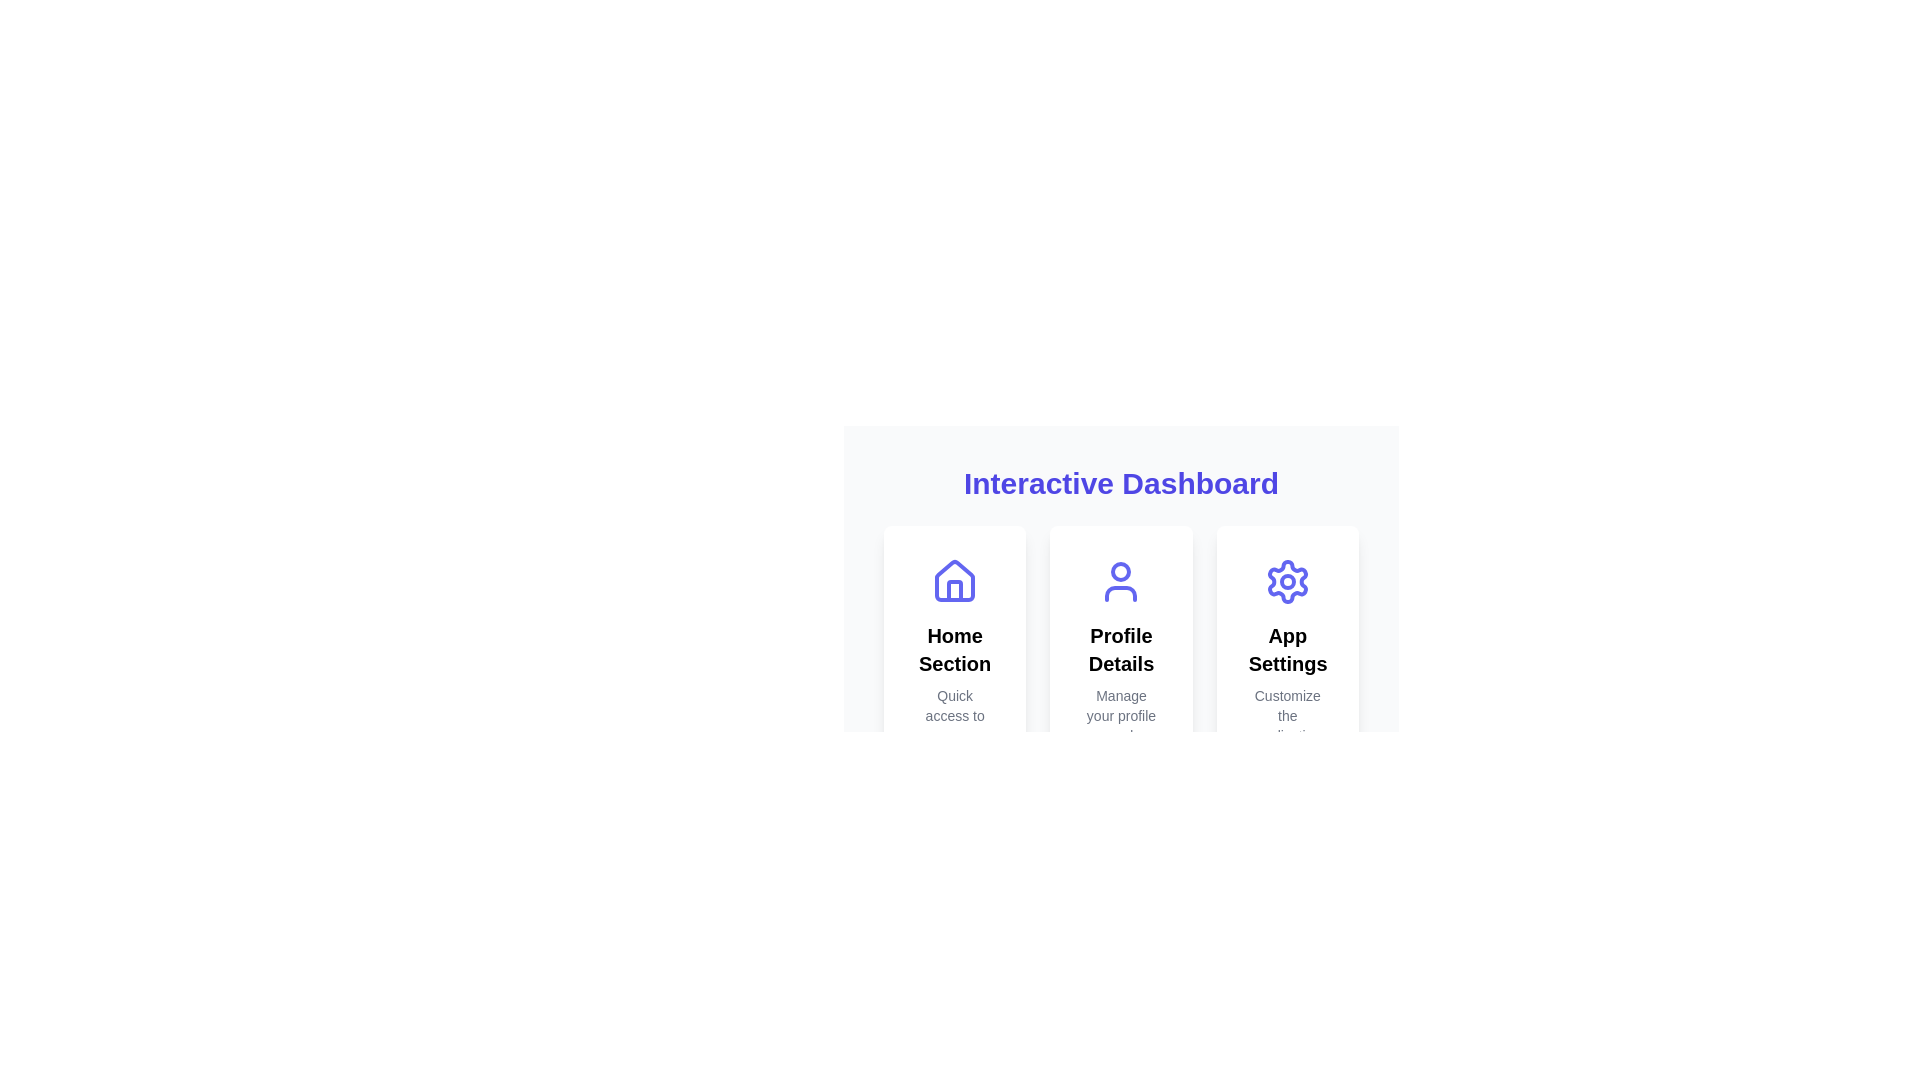  Describe the element at coordinates (1121, 650) in the screenshot. I see `the 'Profile Details' text label, which serves as the prominent header indicating the purpose of the section` at that location.